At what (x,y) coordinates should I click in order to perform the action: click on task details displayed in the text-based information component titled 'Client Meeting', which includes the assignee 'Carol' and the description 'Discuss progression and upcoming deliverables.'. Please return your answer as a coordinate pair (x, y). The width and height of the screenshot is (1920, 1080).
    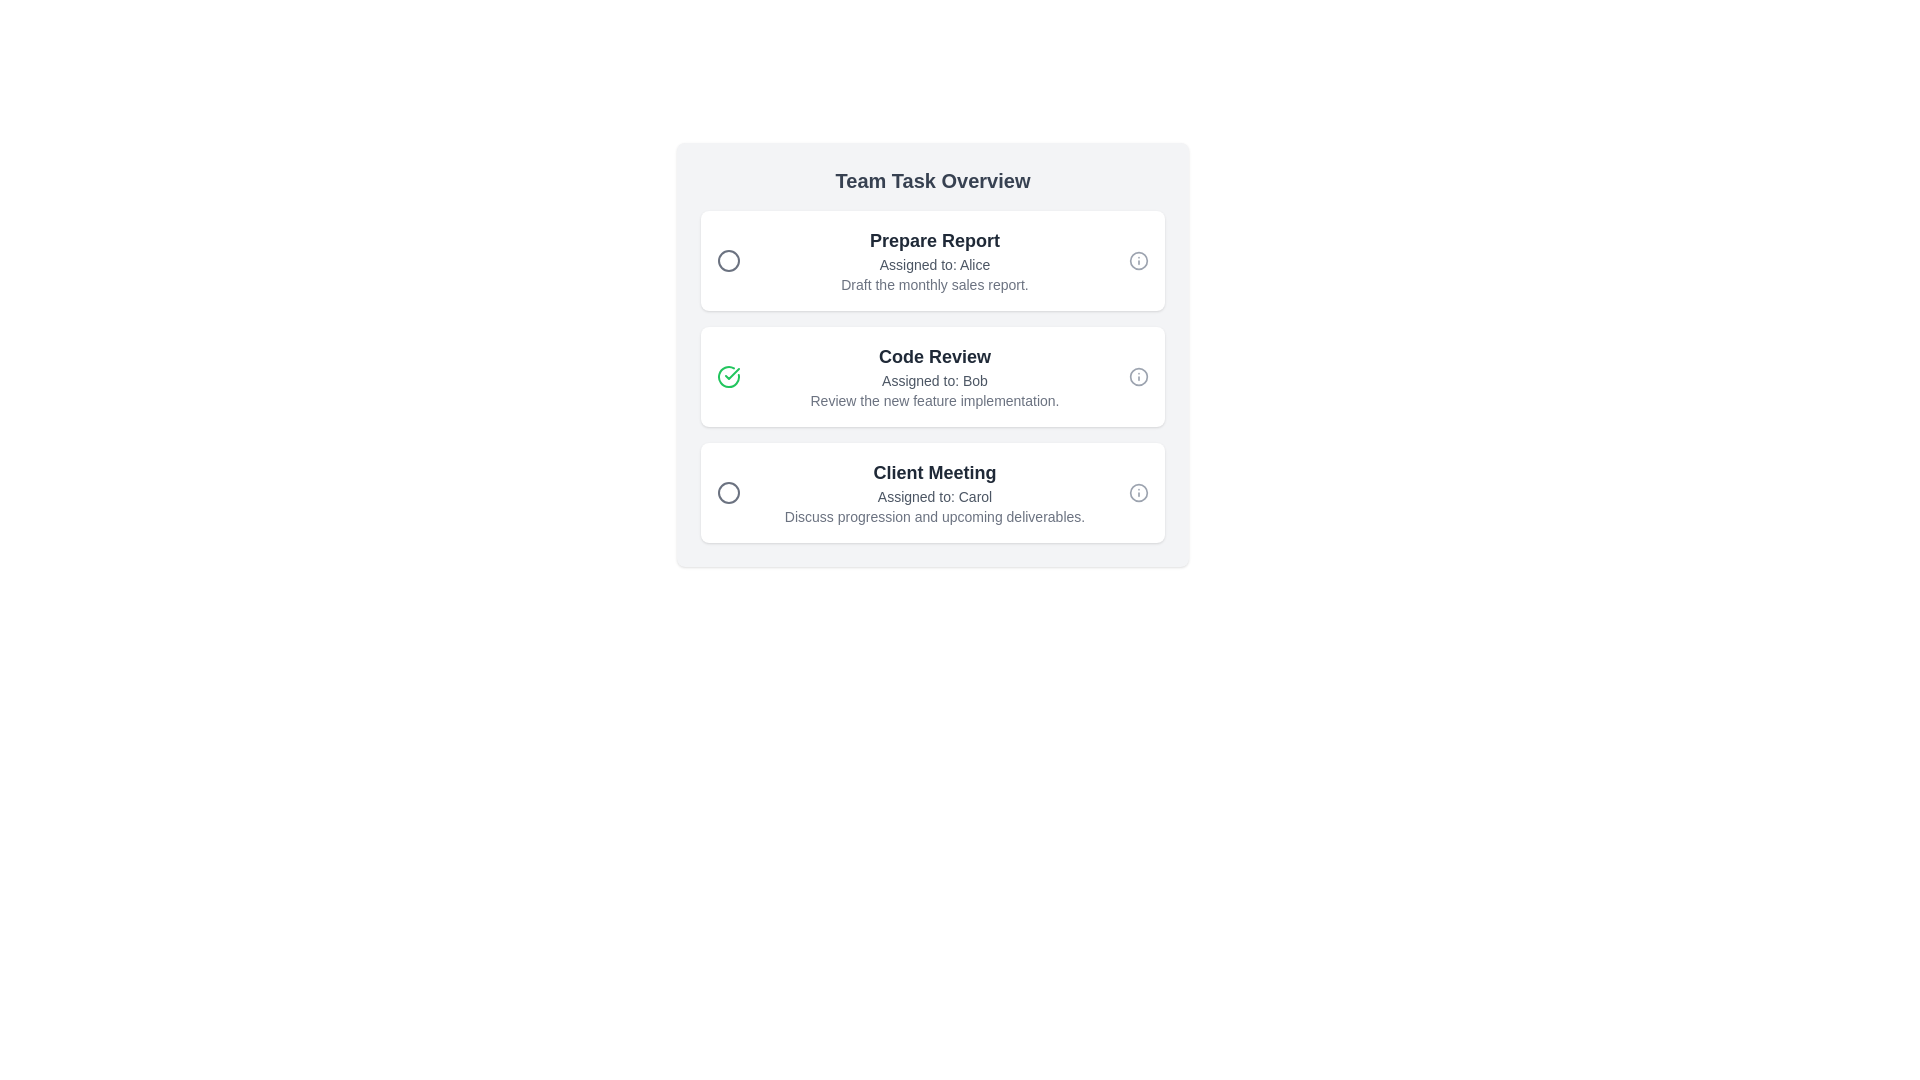
    Looking at the image, I should click on (934, 493).